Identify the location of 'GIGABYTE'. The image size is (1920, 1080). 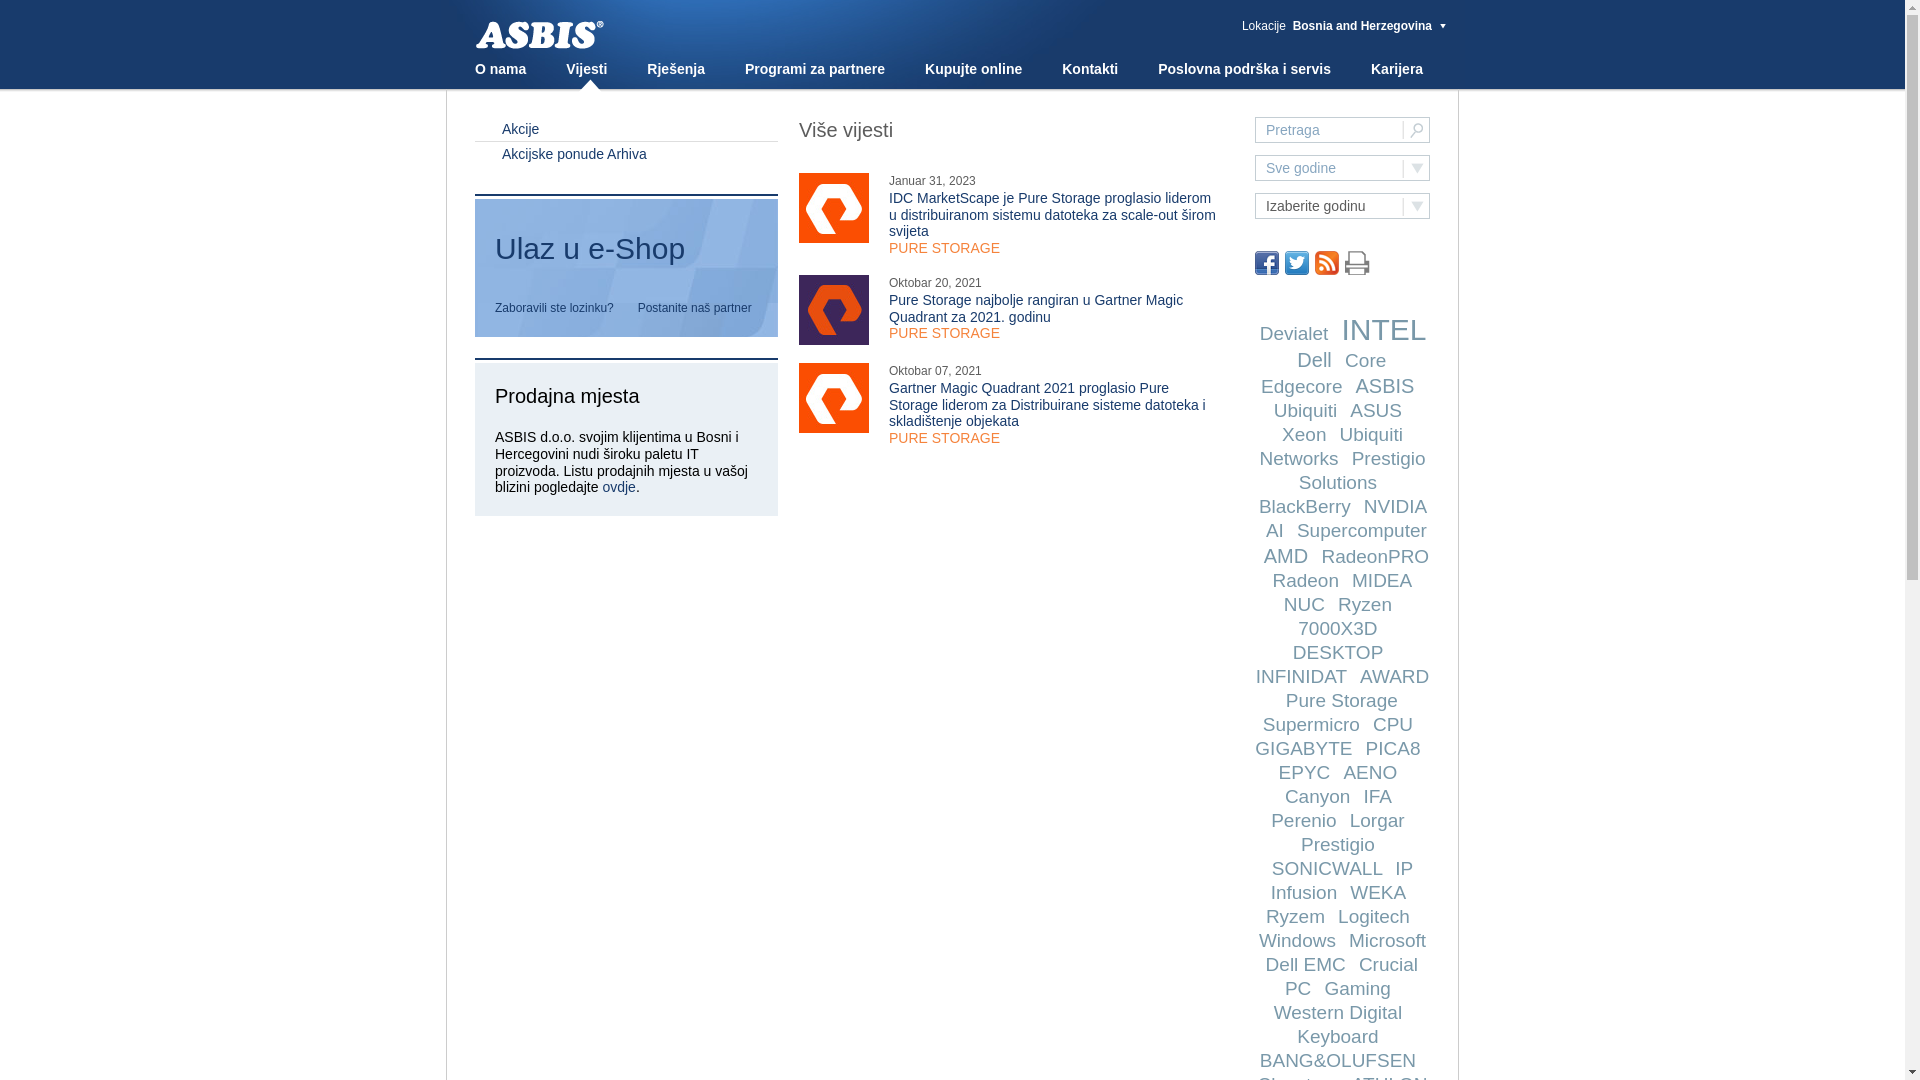
(1303, 748).